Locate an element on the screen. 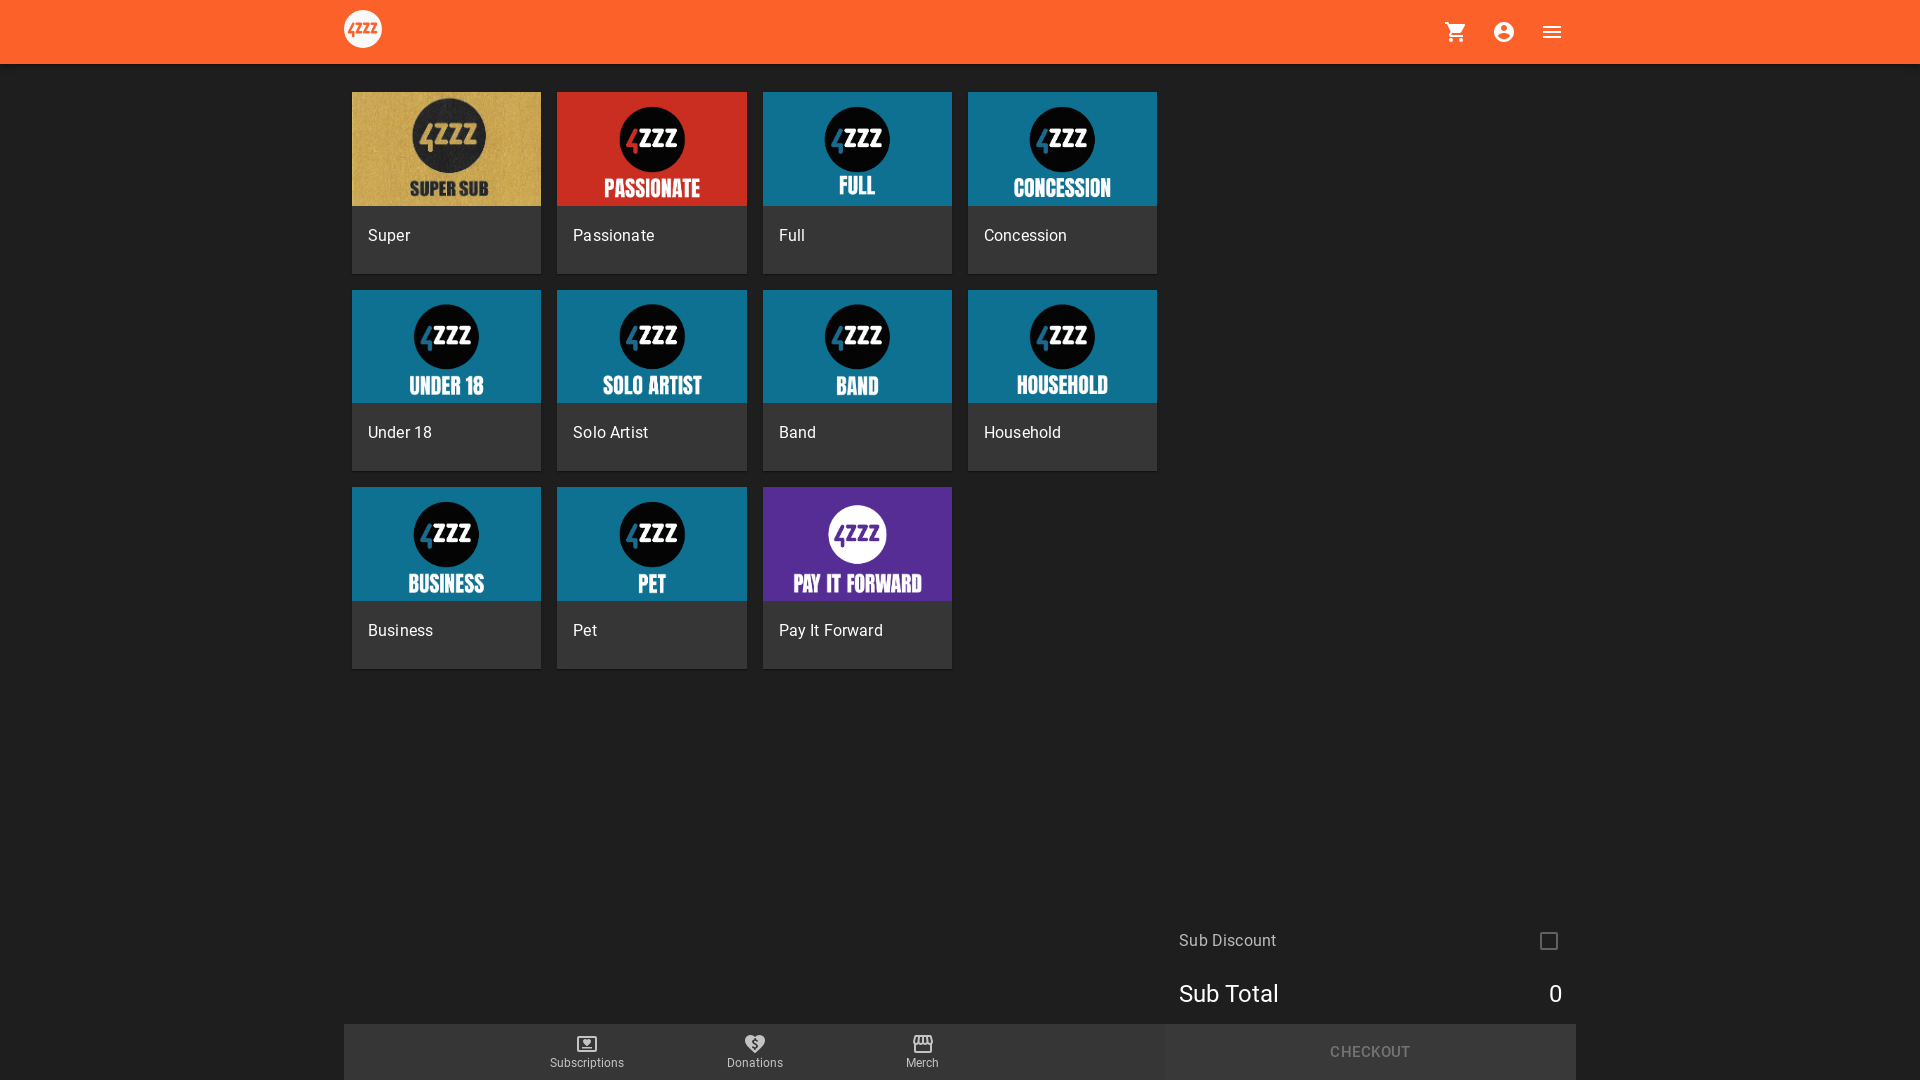  'Account' is located at coordinates (1503, 31).